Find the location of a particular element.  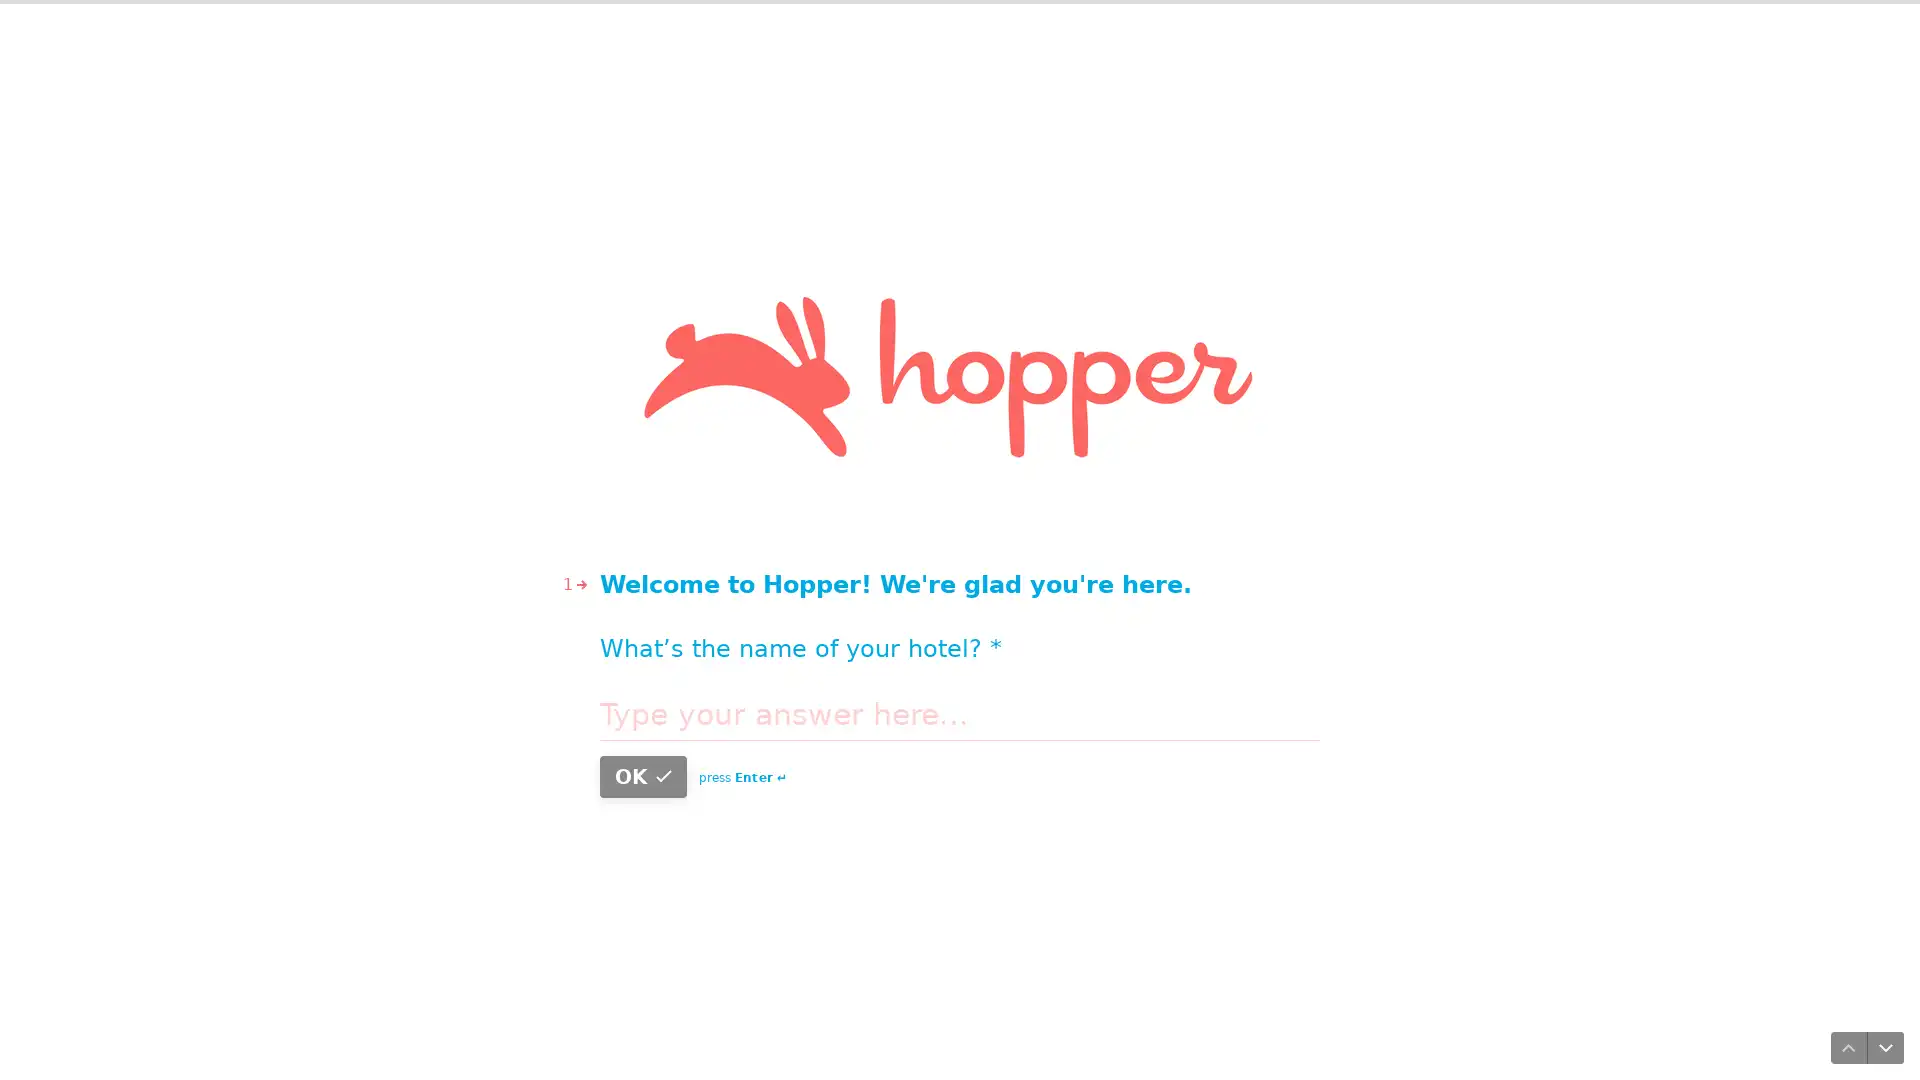

Navigate to next question is located at coordinates (1876, 1039).